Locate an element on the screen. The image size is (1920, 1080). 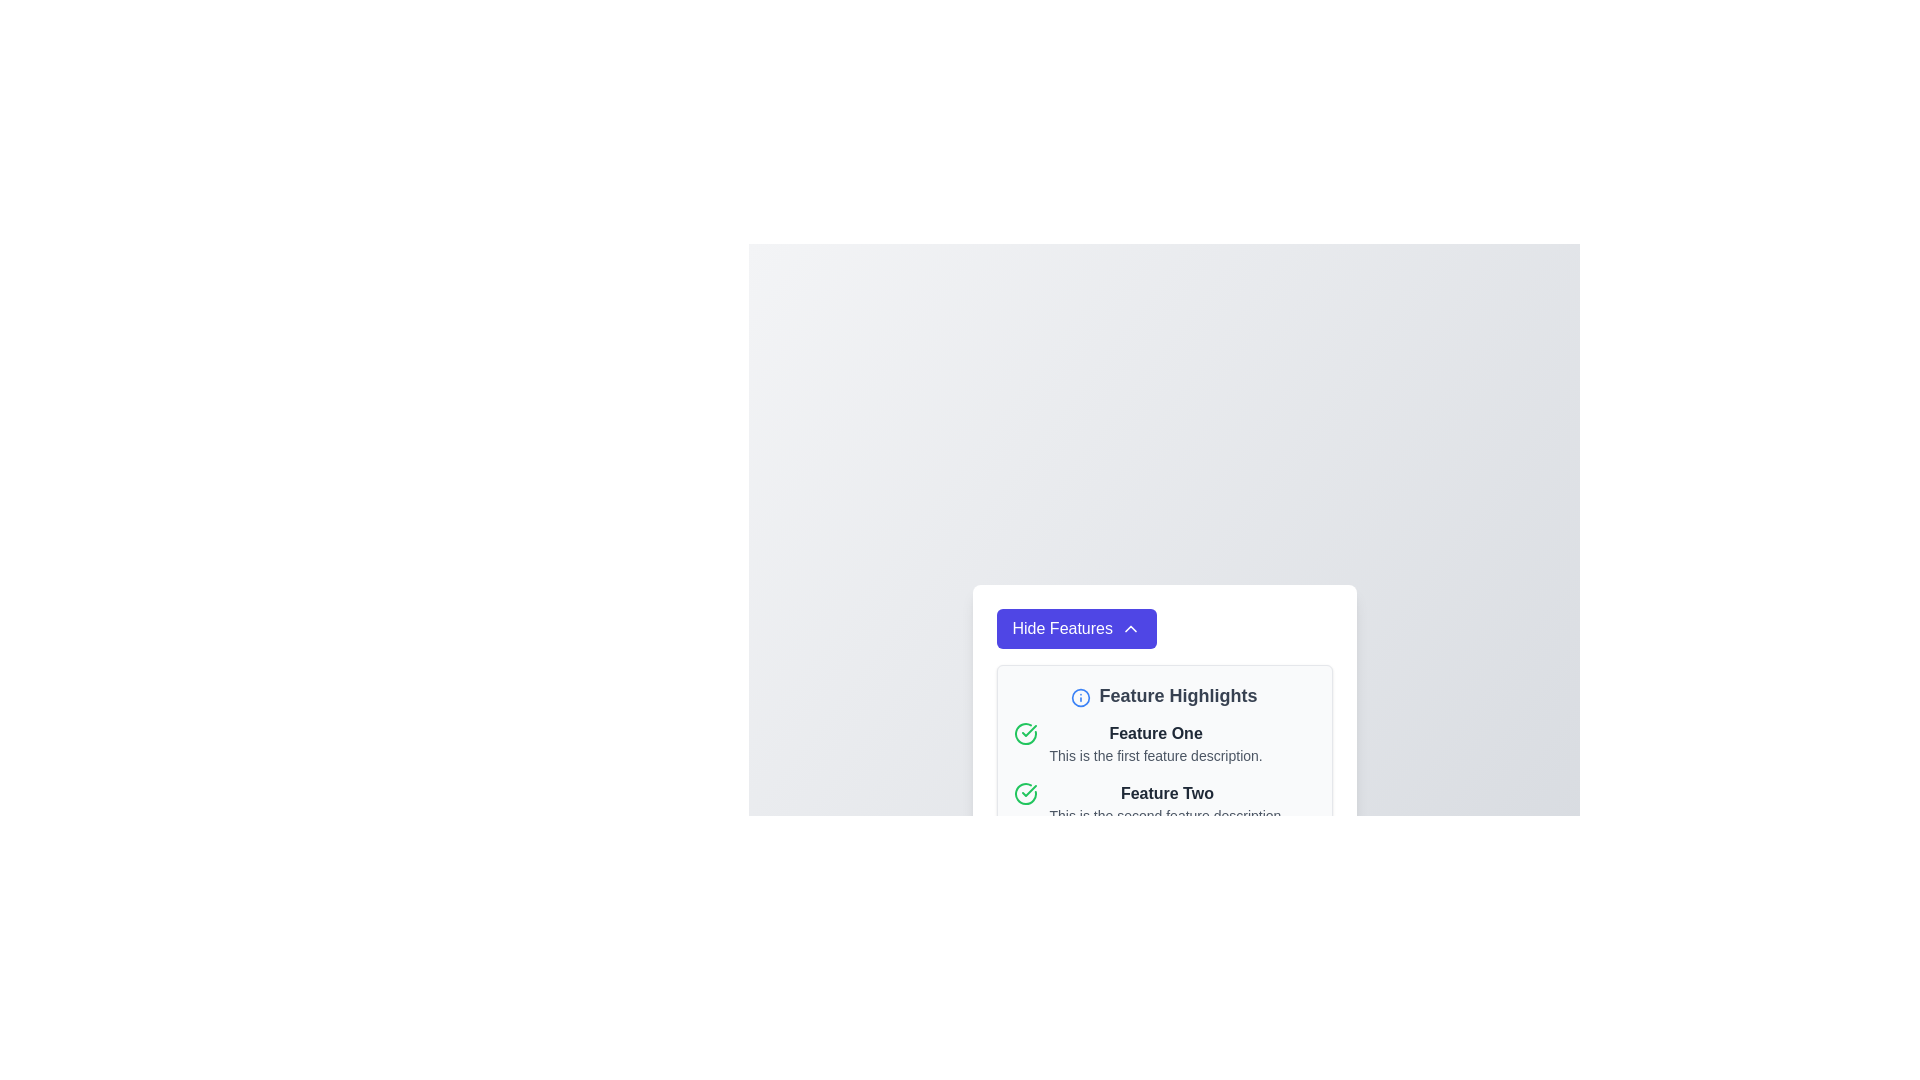
the informational Icon located to the left of the 'Feature Highlights' text in the title bar is located at coordinates (1080, 696).